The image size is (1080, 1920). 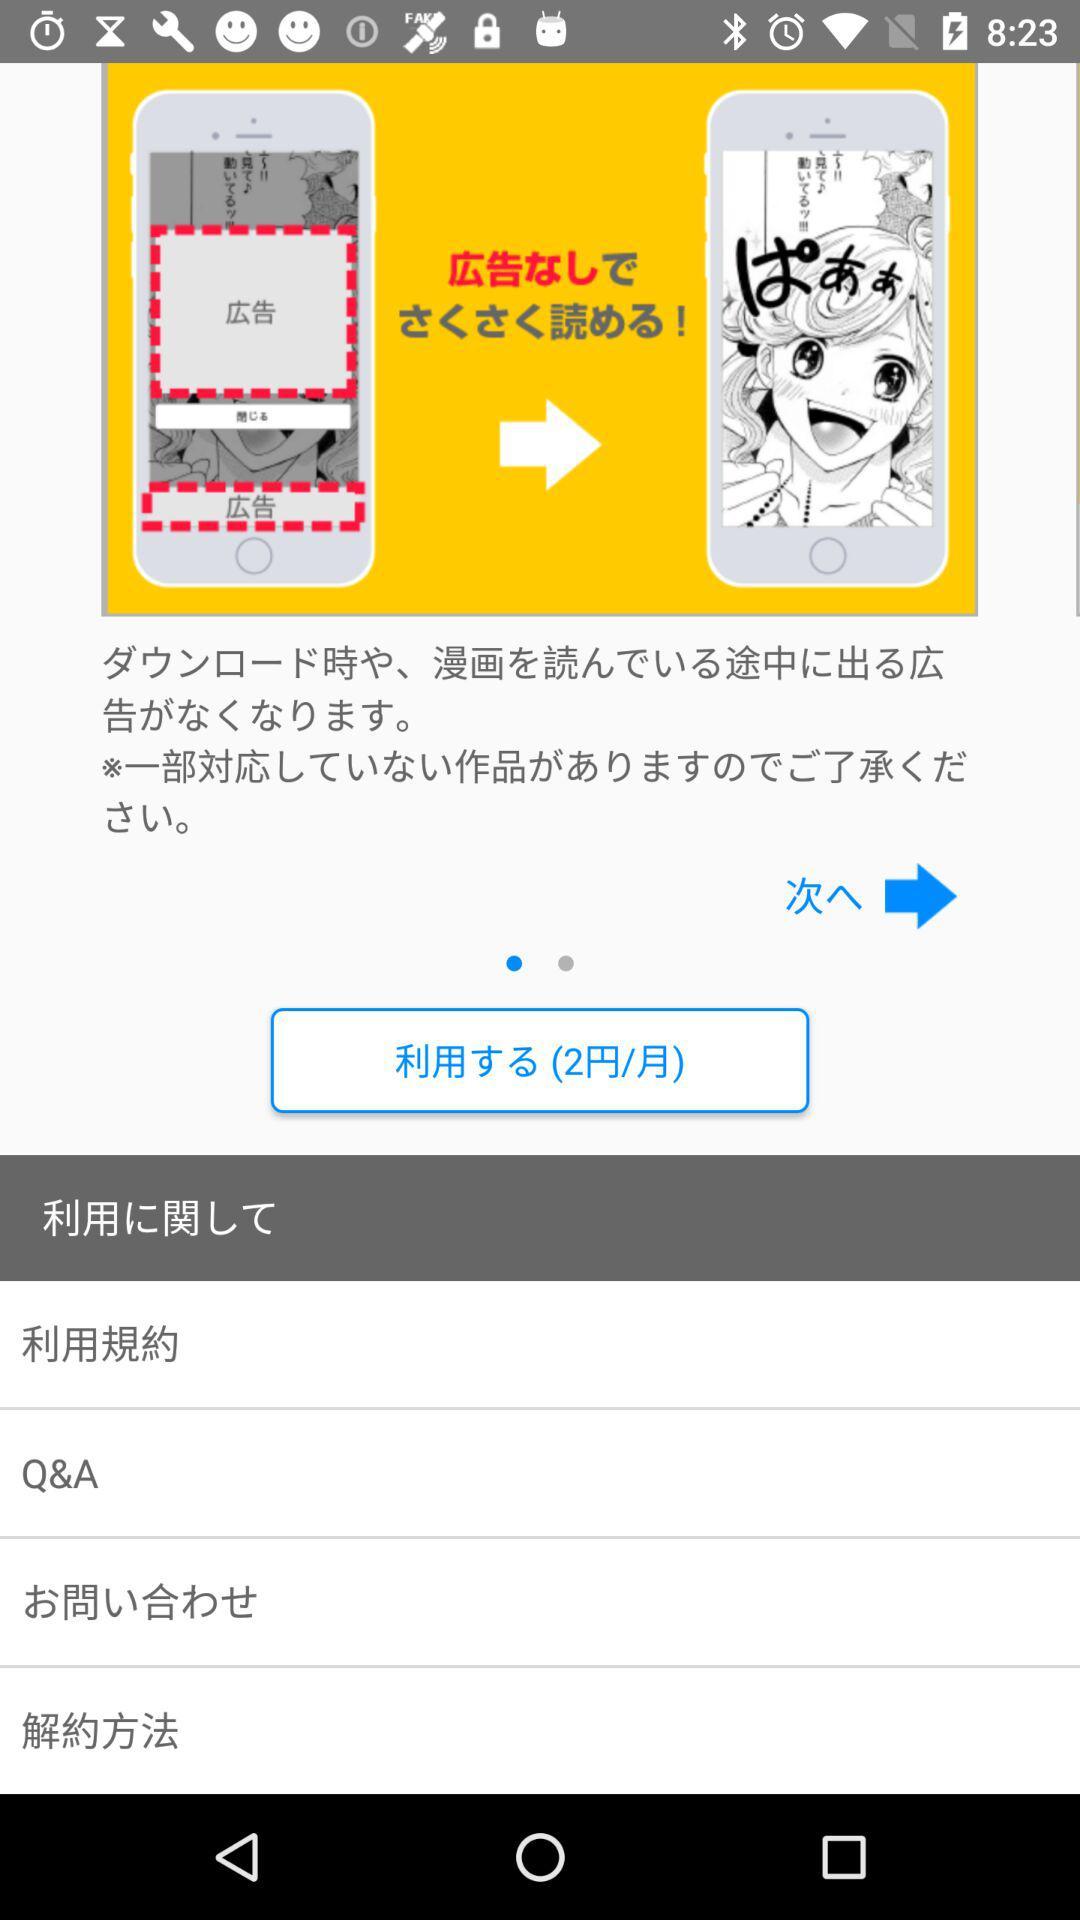 What do you see at coordinates (540, 1473) in the screenshot?
I see `the q&a icon` at bounding box center [540, 1473].